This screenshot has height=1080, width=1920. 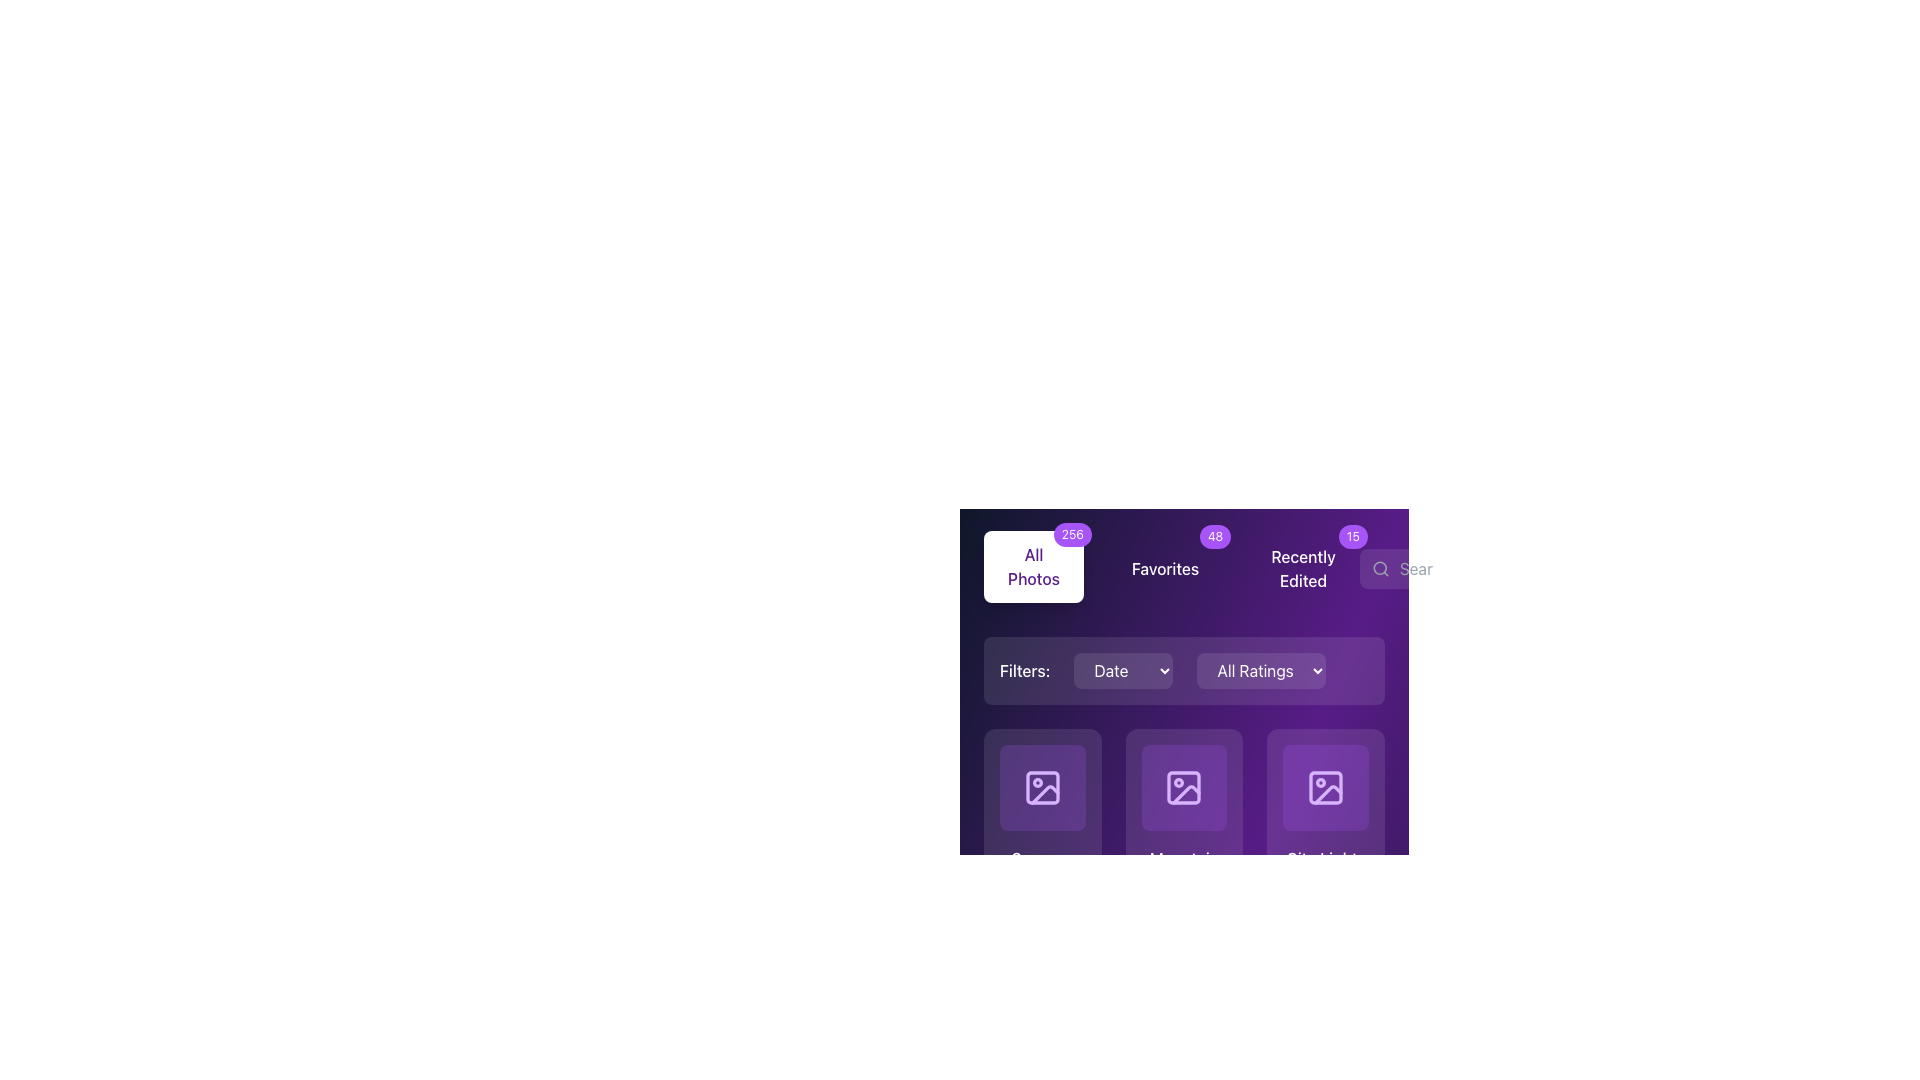 What do you see at coordinates (1033, 567) in the screenshot?
I see `the 'All Photos' button, which is a white button displaying purple text, to trigger the view` at bounding box center [1033, 567].